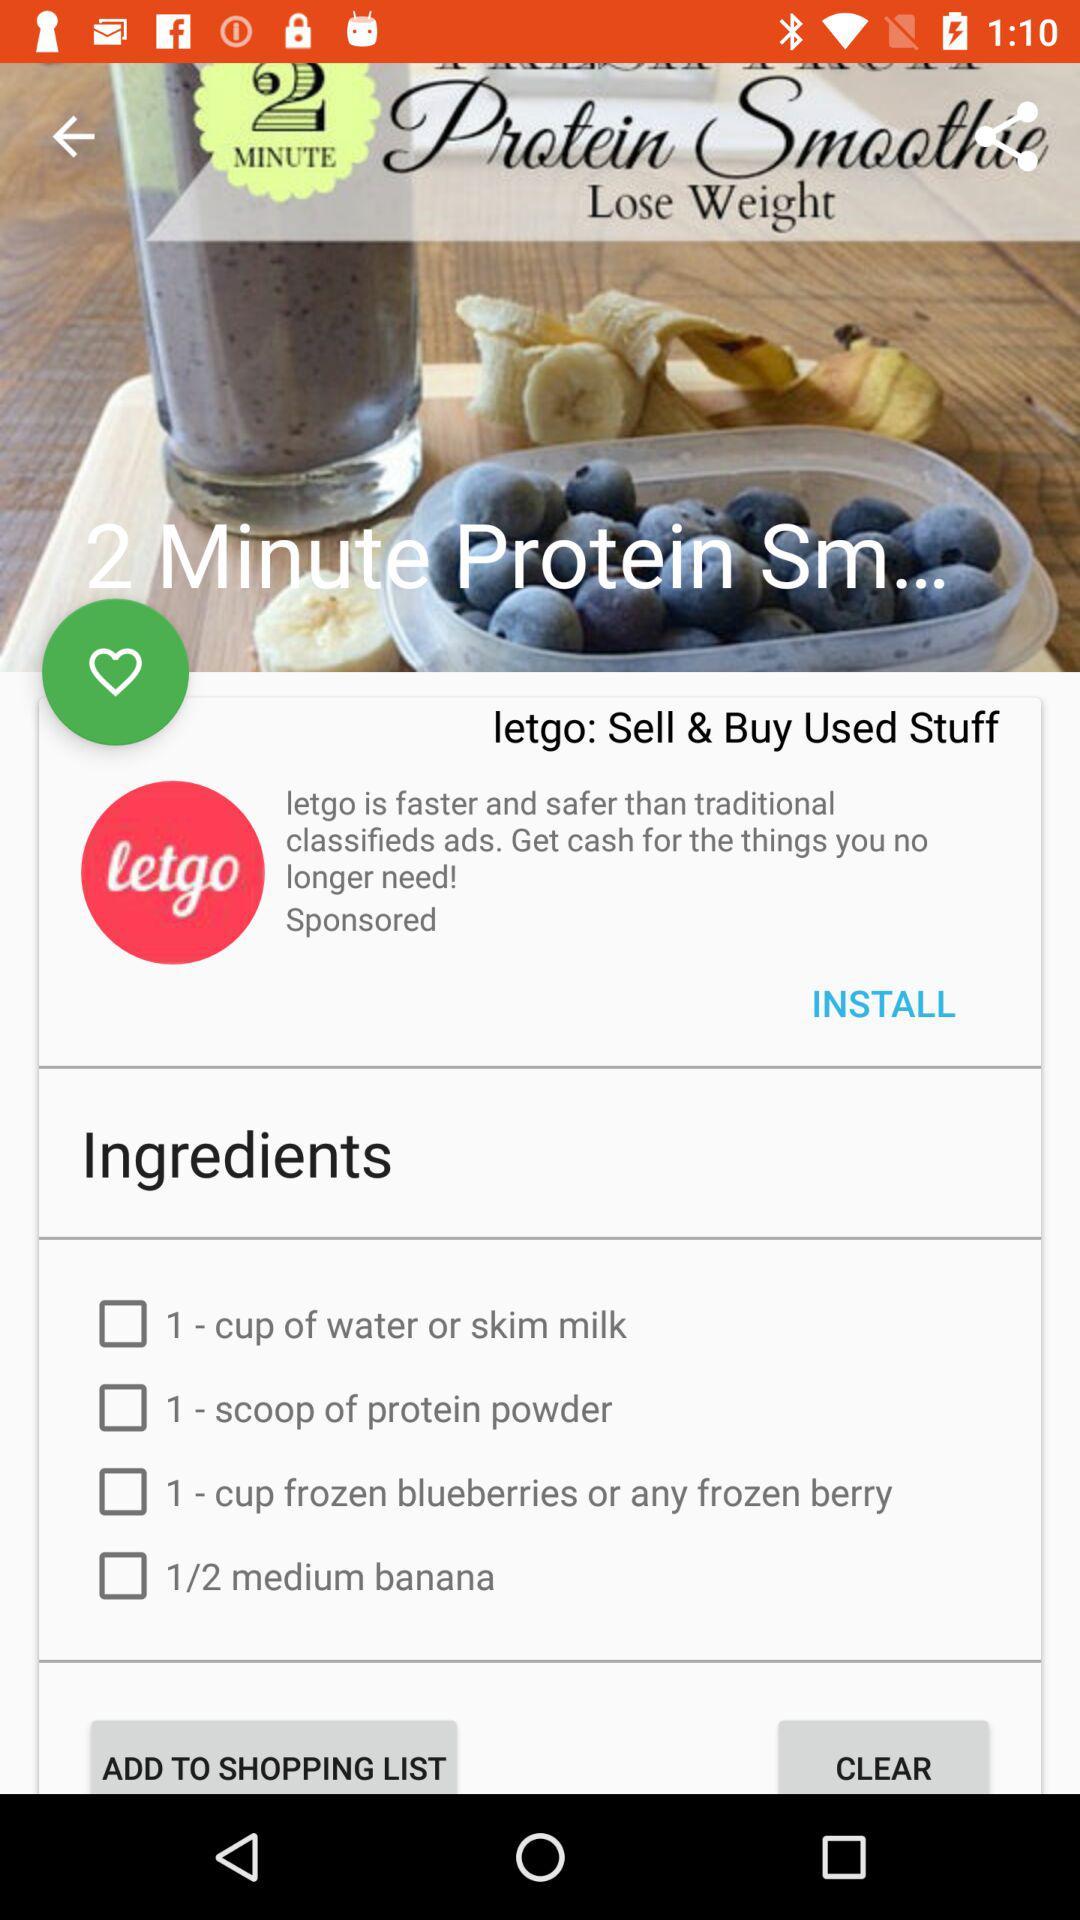  I want to click on the favorite icon, so click(115, 672).